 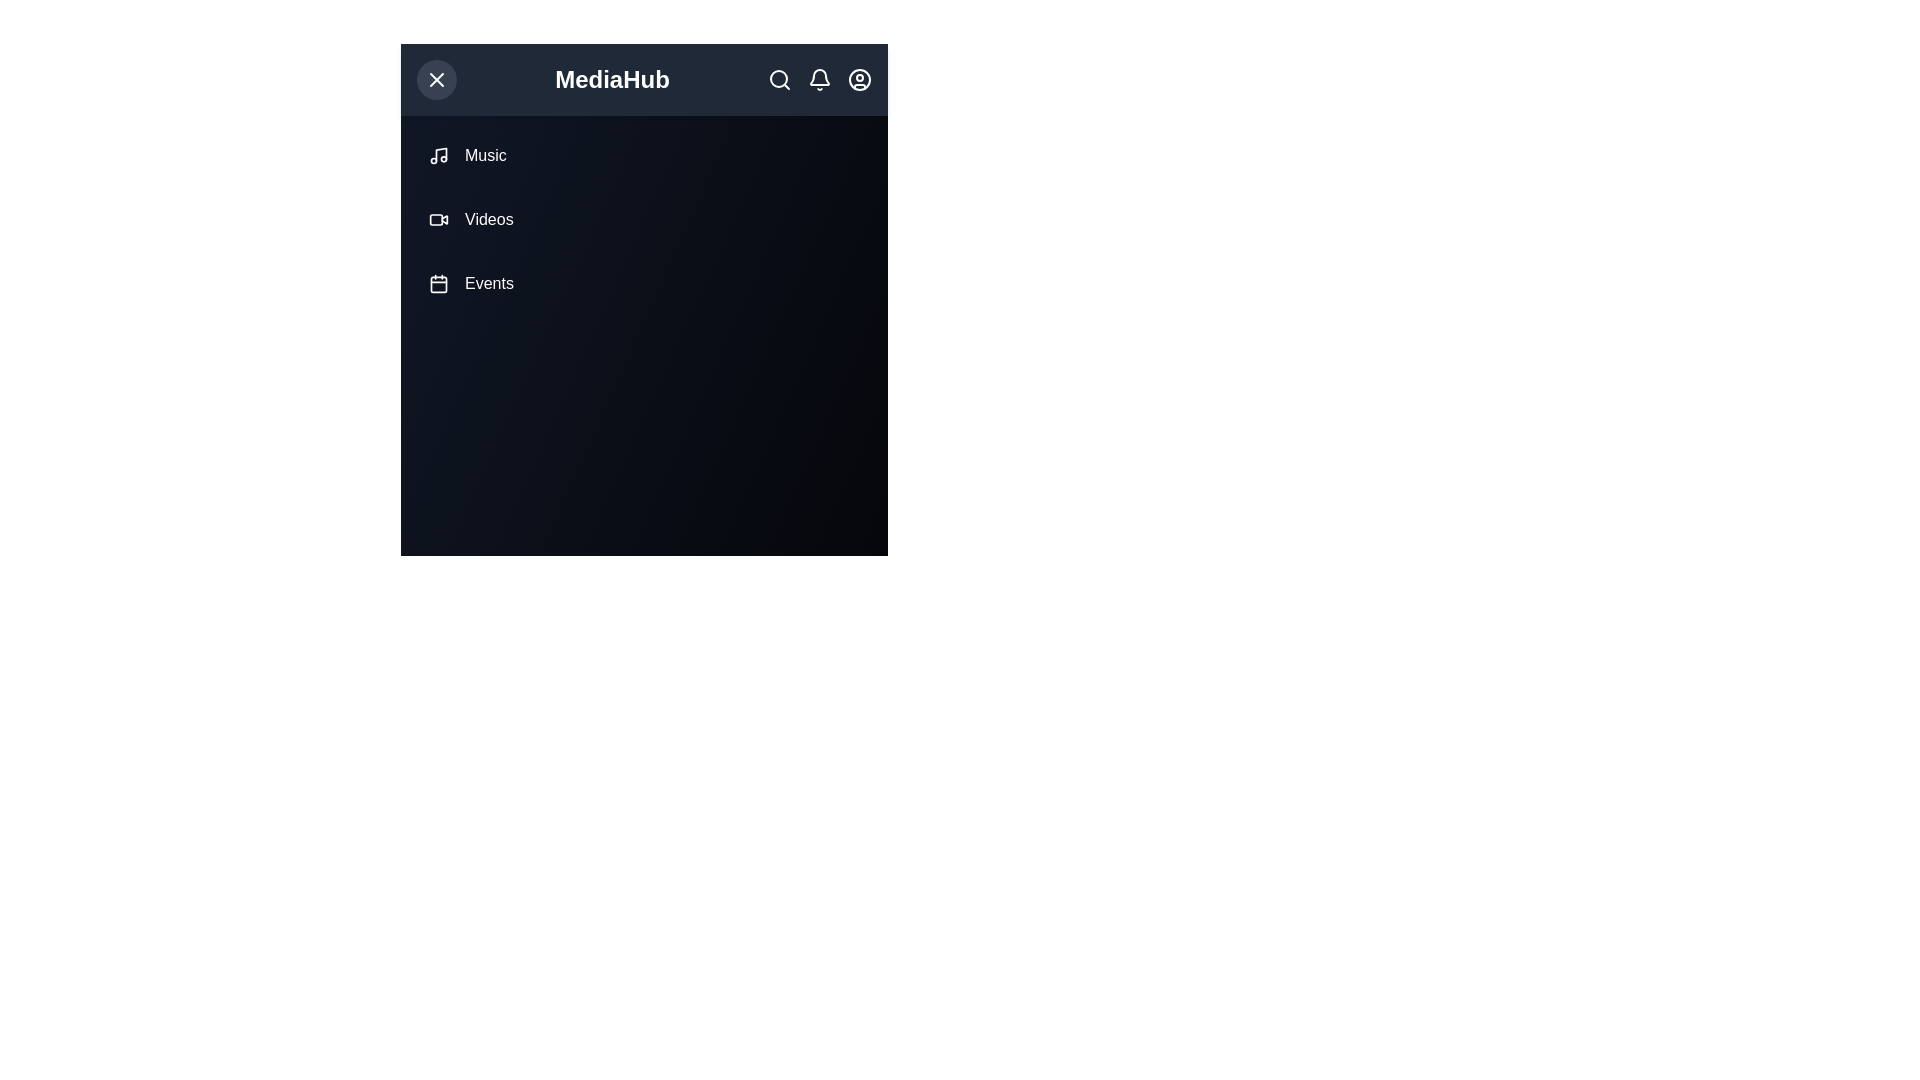 What do you see at coordinates (644, 284) in the screenshot?
I see `the navigation item Events` at bounding box center [644, 284].